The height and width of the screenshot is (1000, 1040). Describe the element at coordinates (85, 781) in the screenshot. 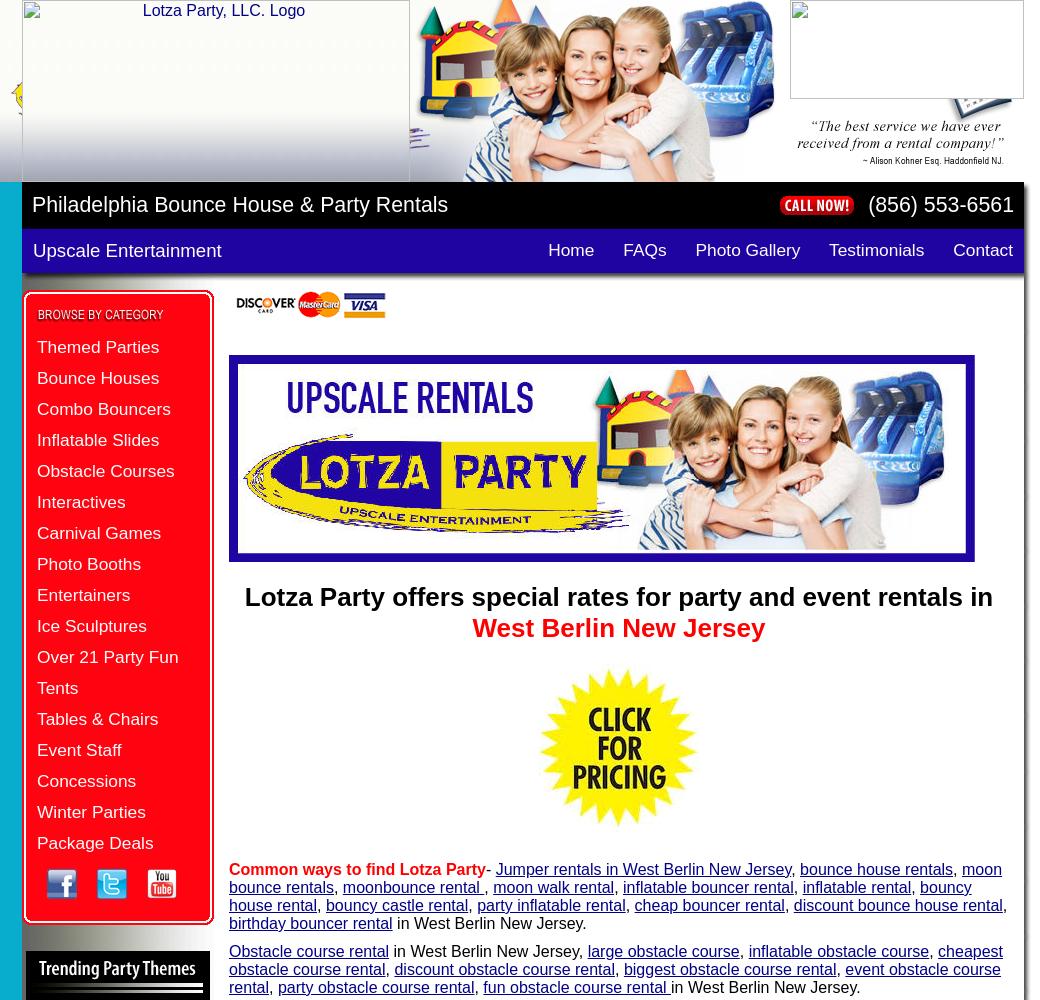

I see `'Concessions'` at that location.